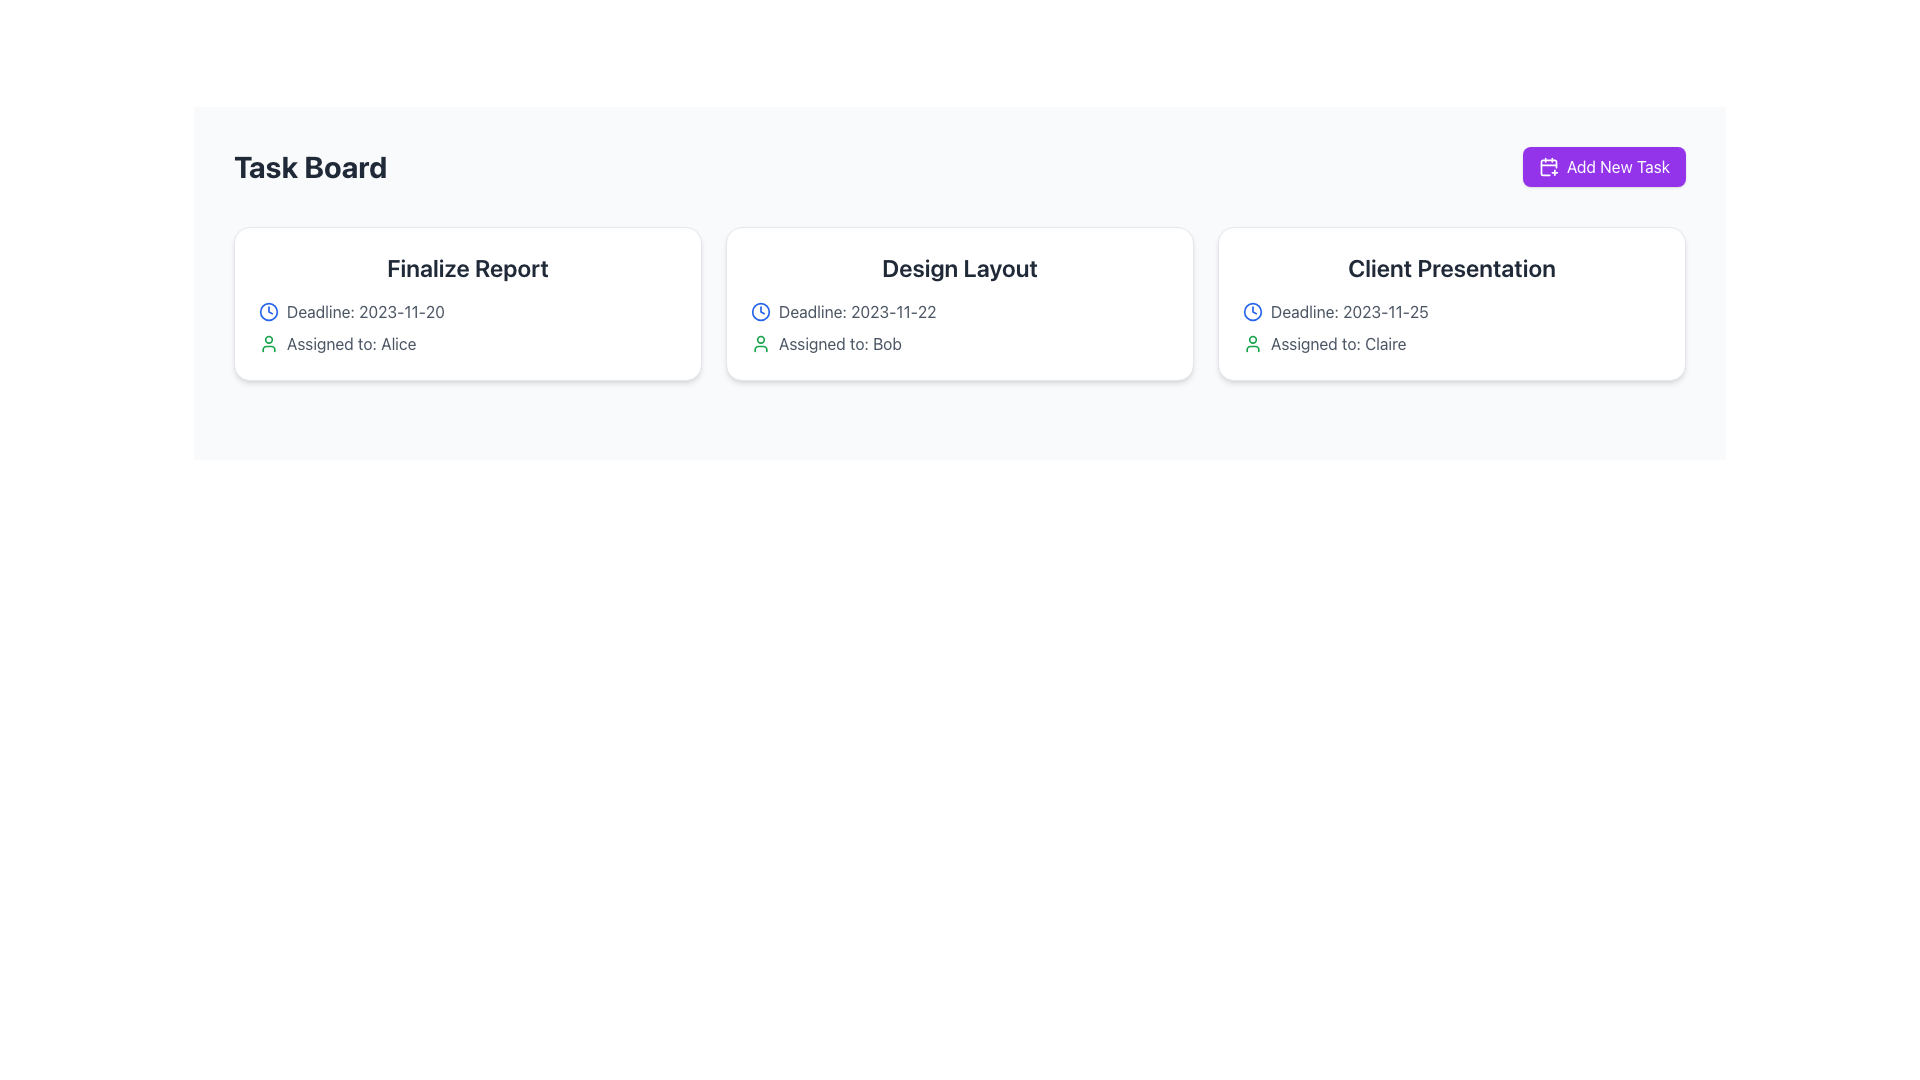  Describe the element at coordinates (1451, 266) in the screenshot. I see `text from the title label of the card titled 'Client Presentation', located at the top right of the card` at that location.